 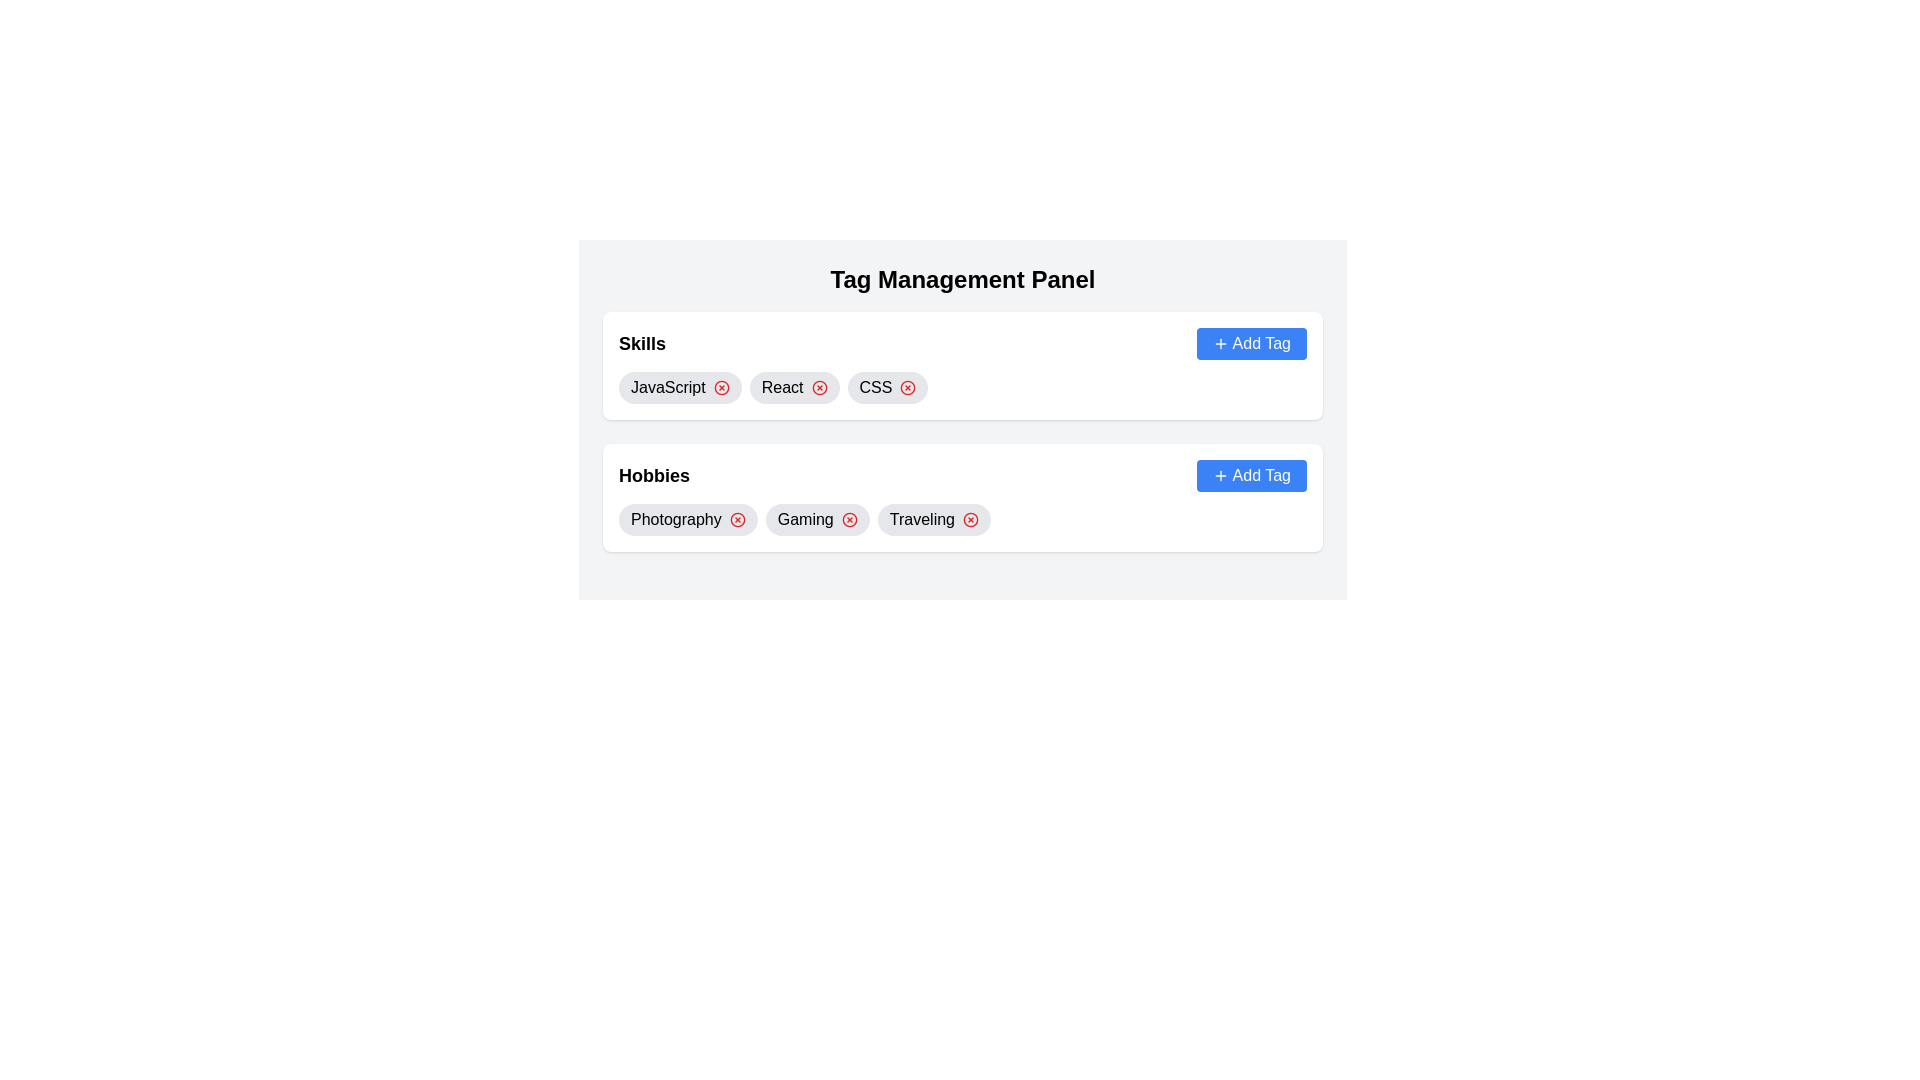 I want to click on the small red close button with an 'X' symbol located in the 'Gaming' tag of the 'Hobbies' section, so click(x=849, y=519).